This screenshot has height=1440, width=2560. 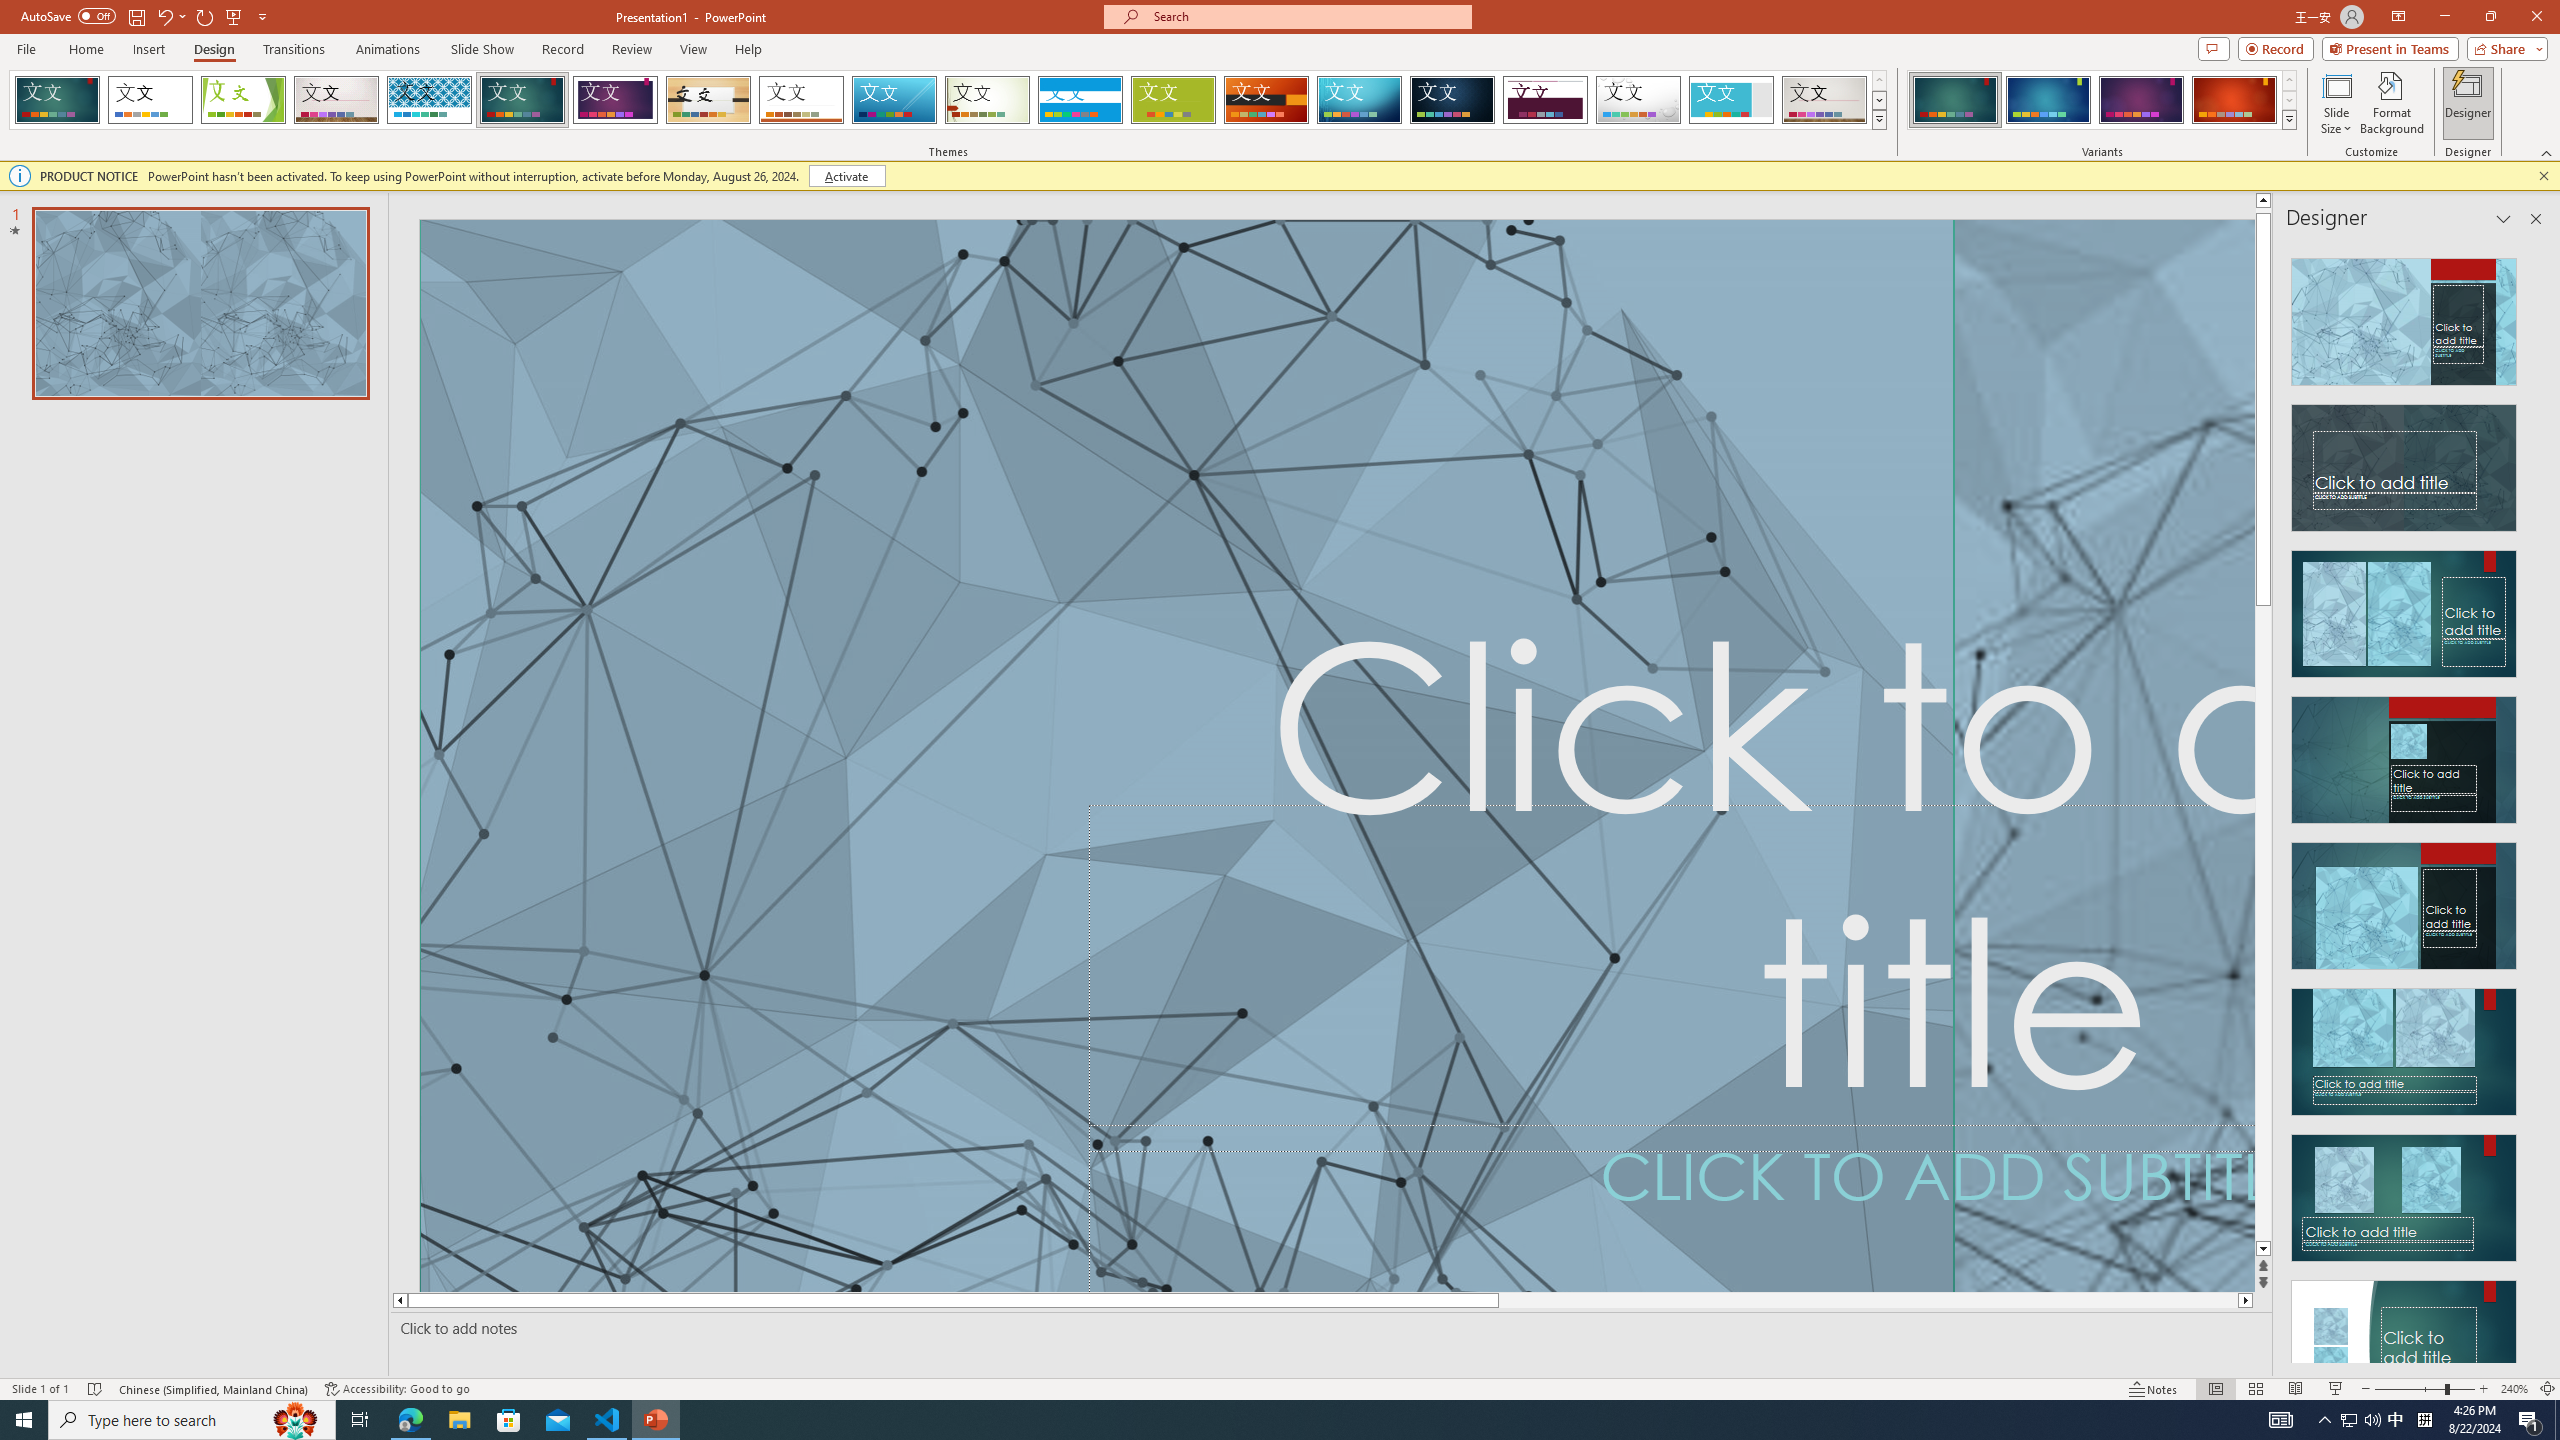 What do you see at coordinates (1173, 99) in the screenshot?
I see `'Basis'` at bounding box center [1173, 99].